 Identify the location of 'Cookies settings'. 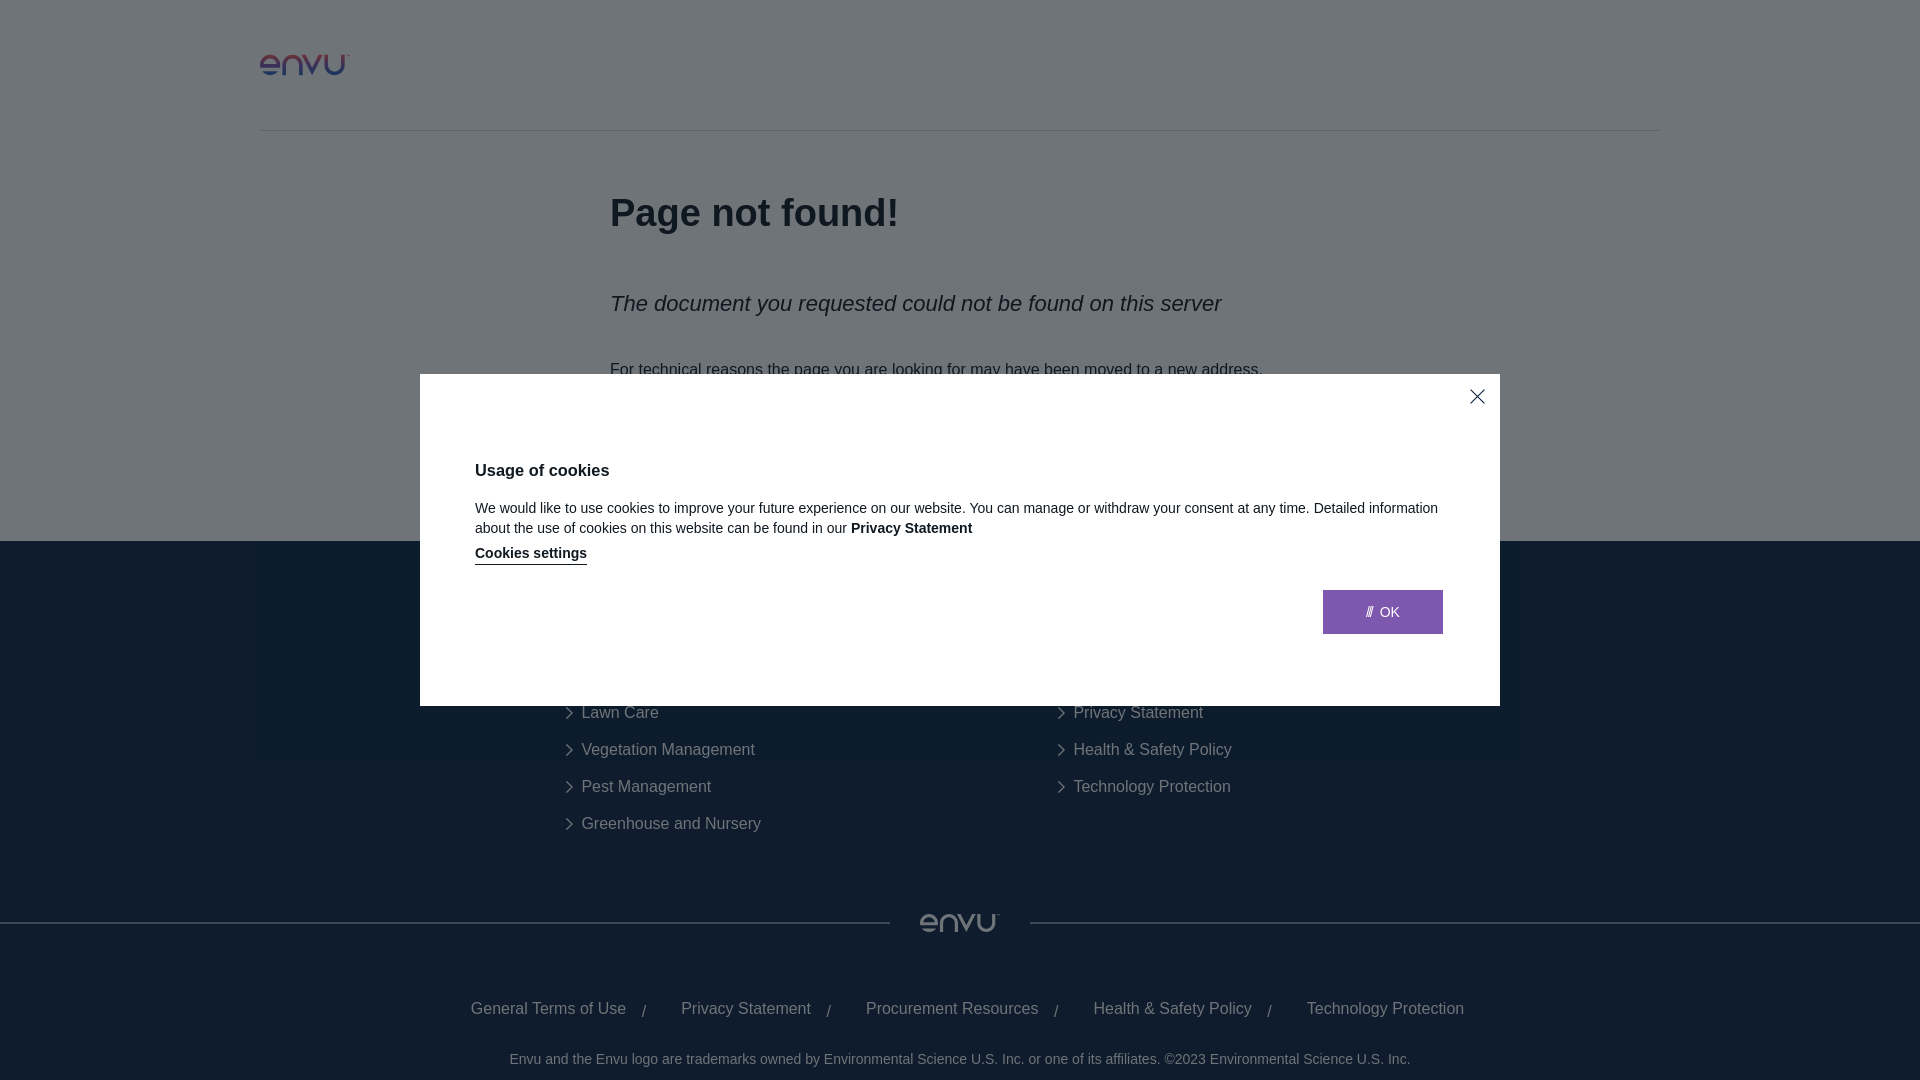
(531, 555).